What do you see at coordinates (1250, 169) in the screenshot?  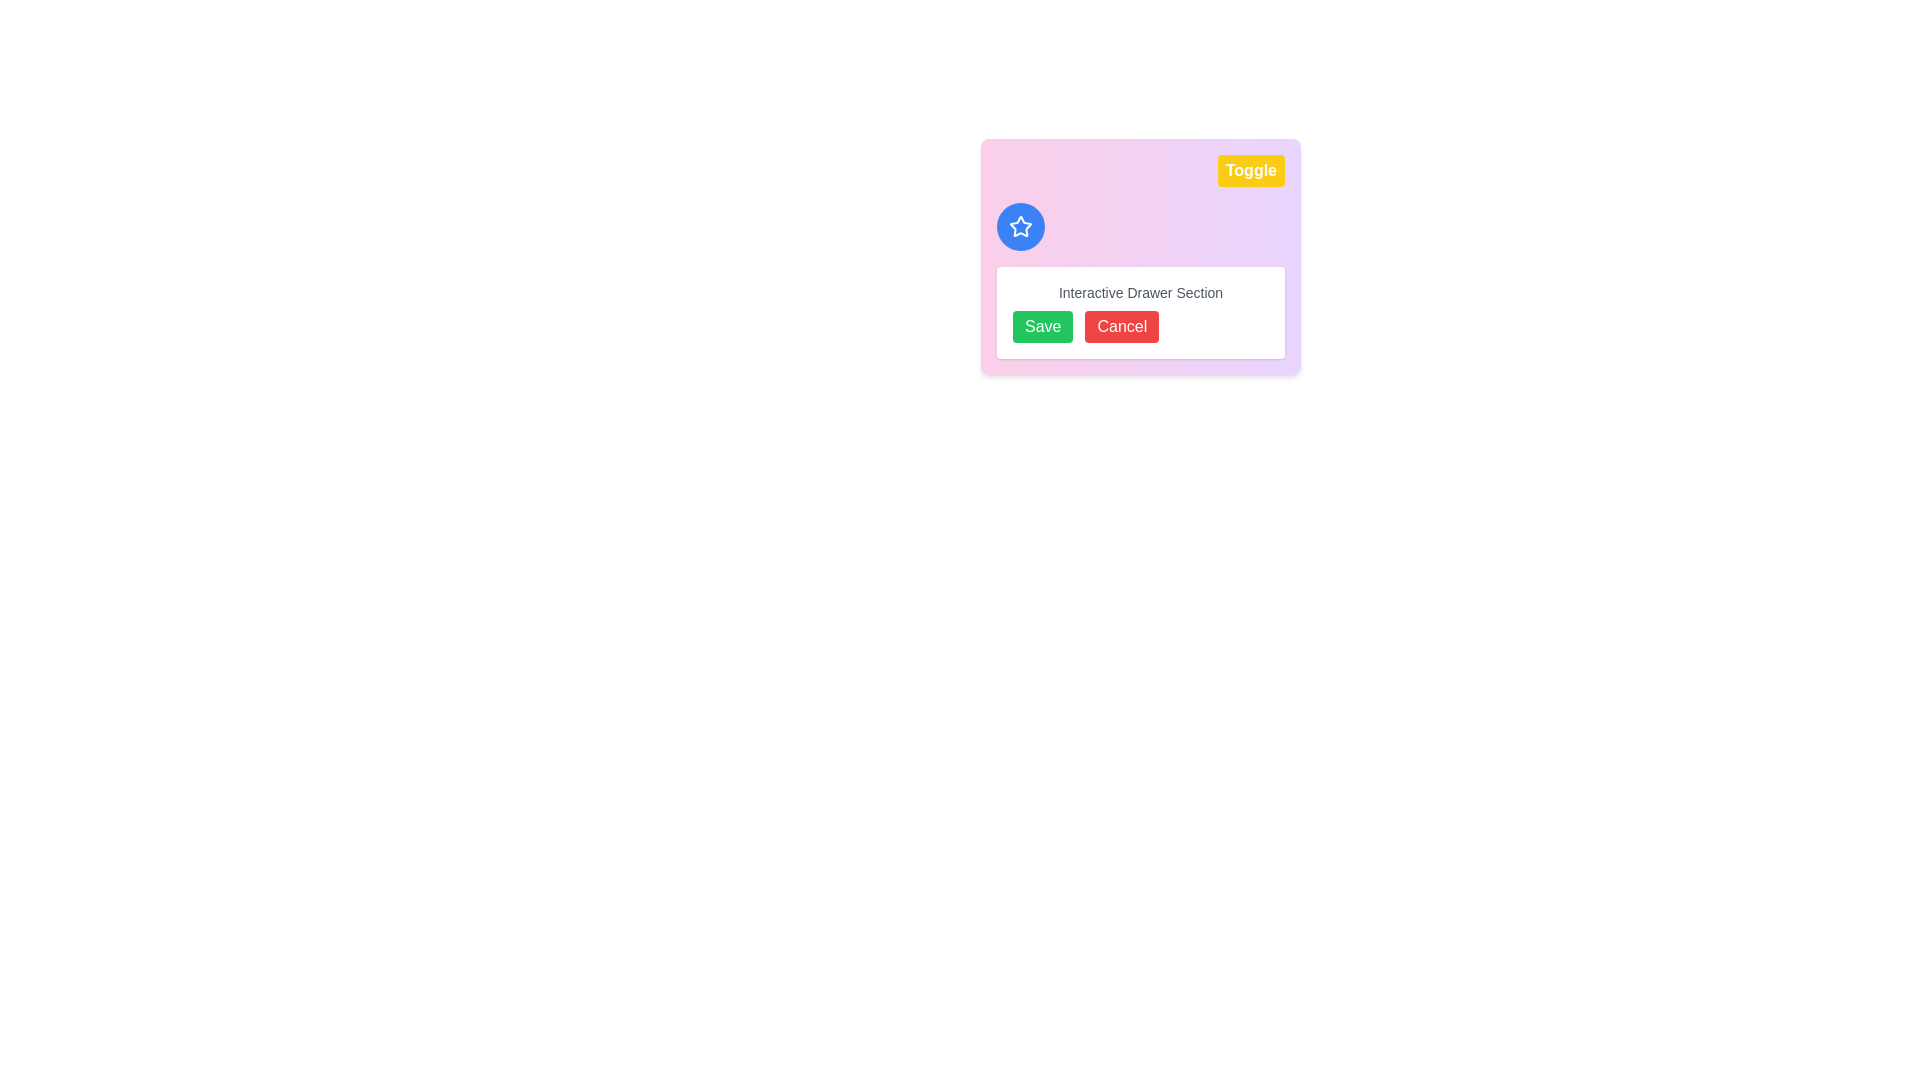 I see `the toggle button located at the top-right corner of the pastel-colored box to observe its hover effect` at bounding box center [1250, 169].